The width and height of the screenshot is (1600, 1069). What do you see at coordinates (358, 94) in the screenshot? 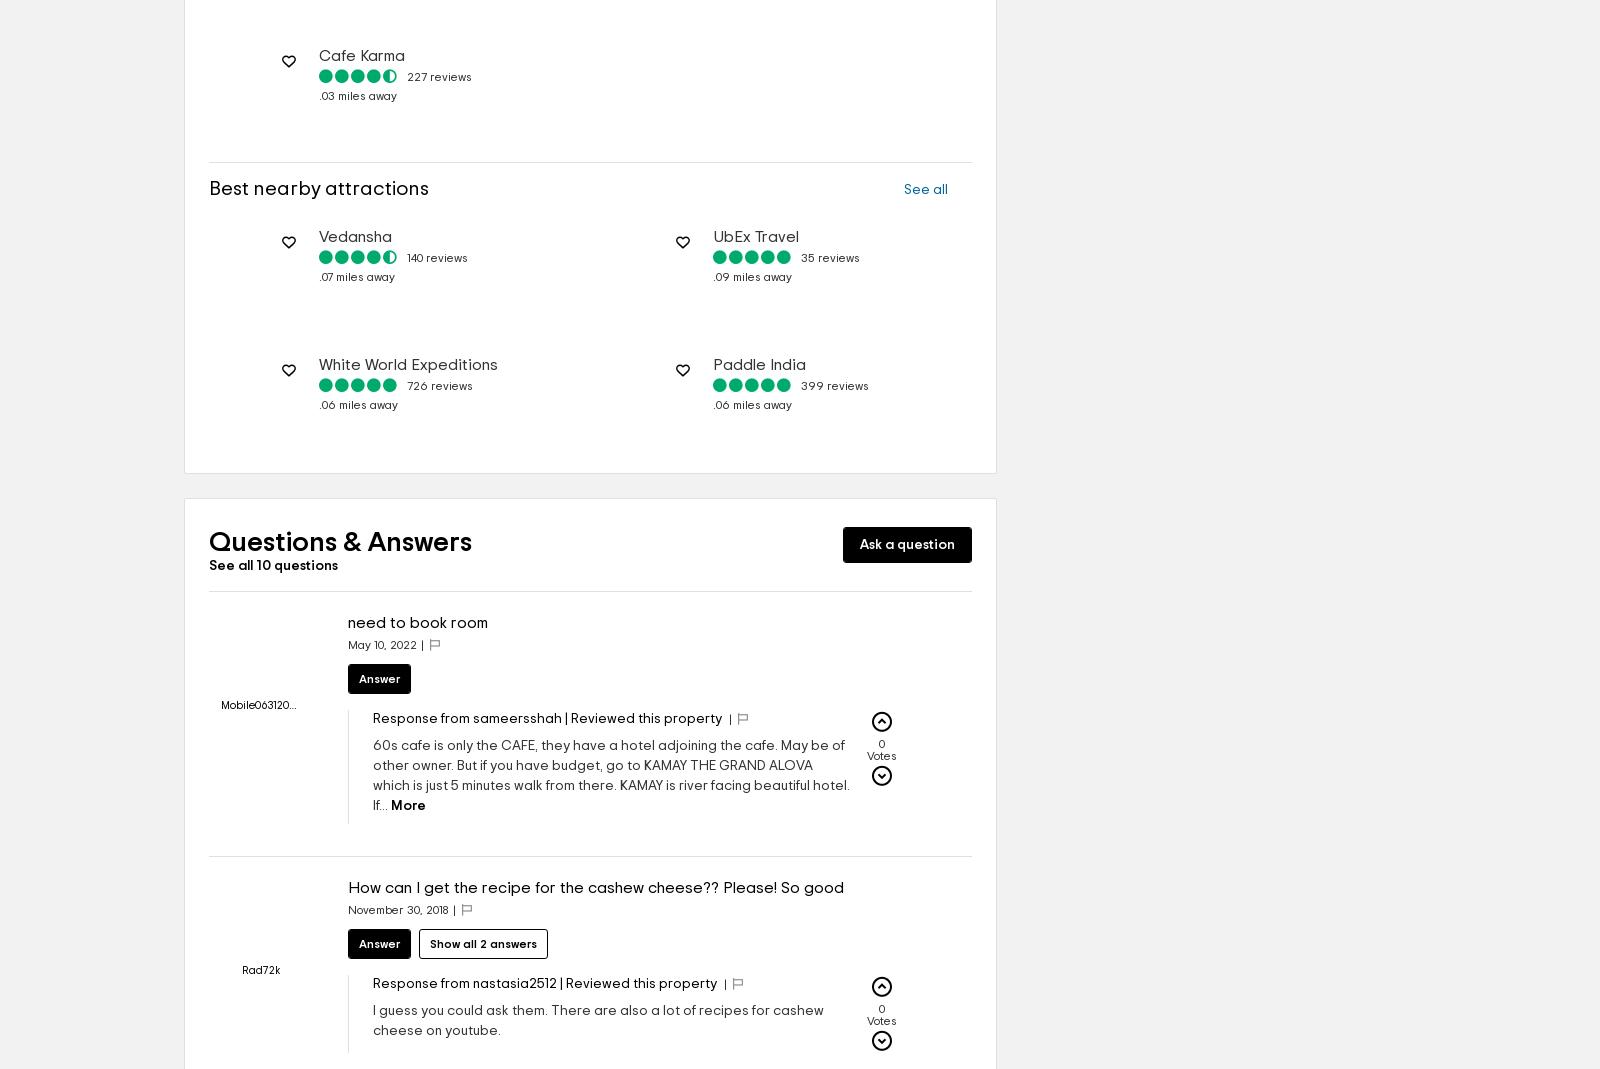
I see `'.03 miles away'` at bounding box center [358, 94].